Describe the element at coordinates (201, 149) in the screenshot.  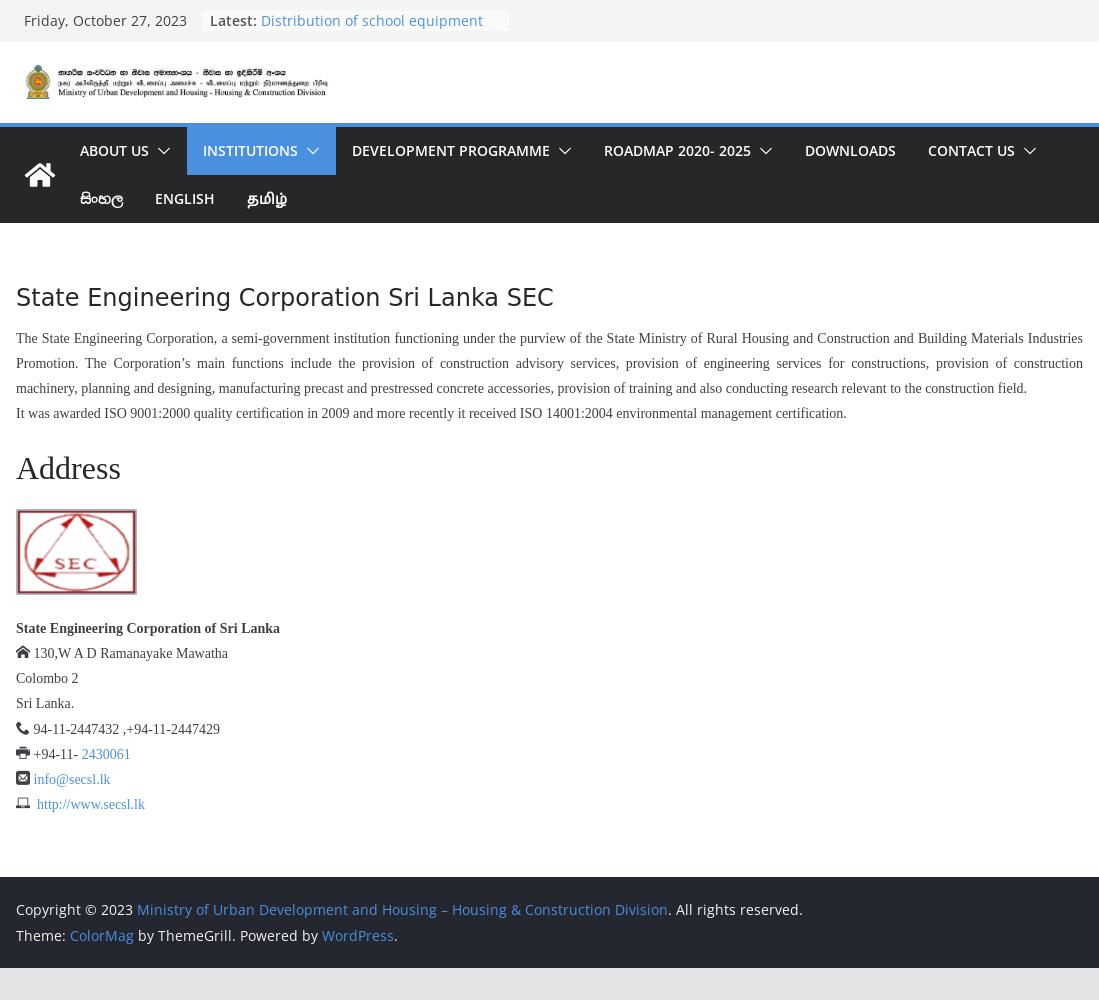
I see `'Institutions'` at that location.